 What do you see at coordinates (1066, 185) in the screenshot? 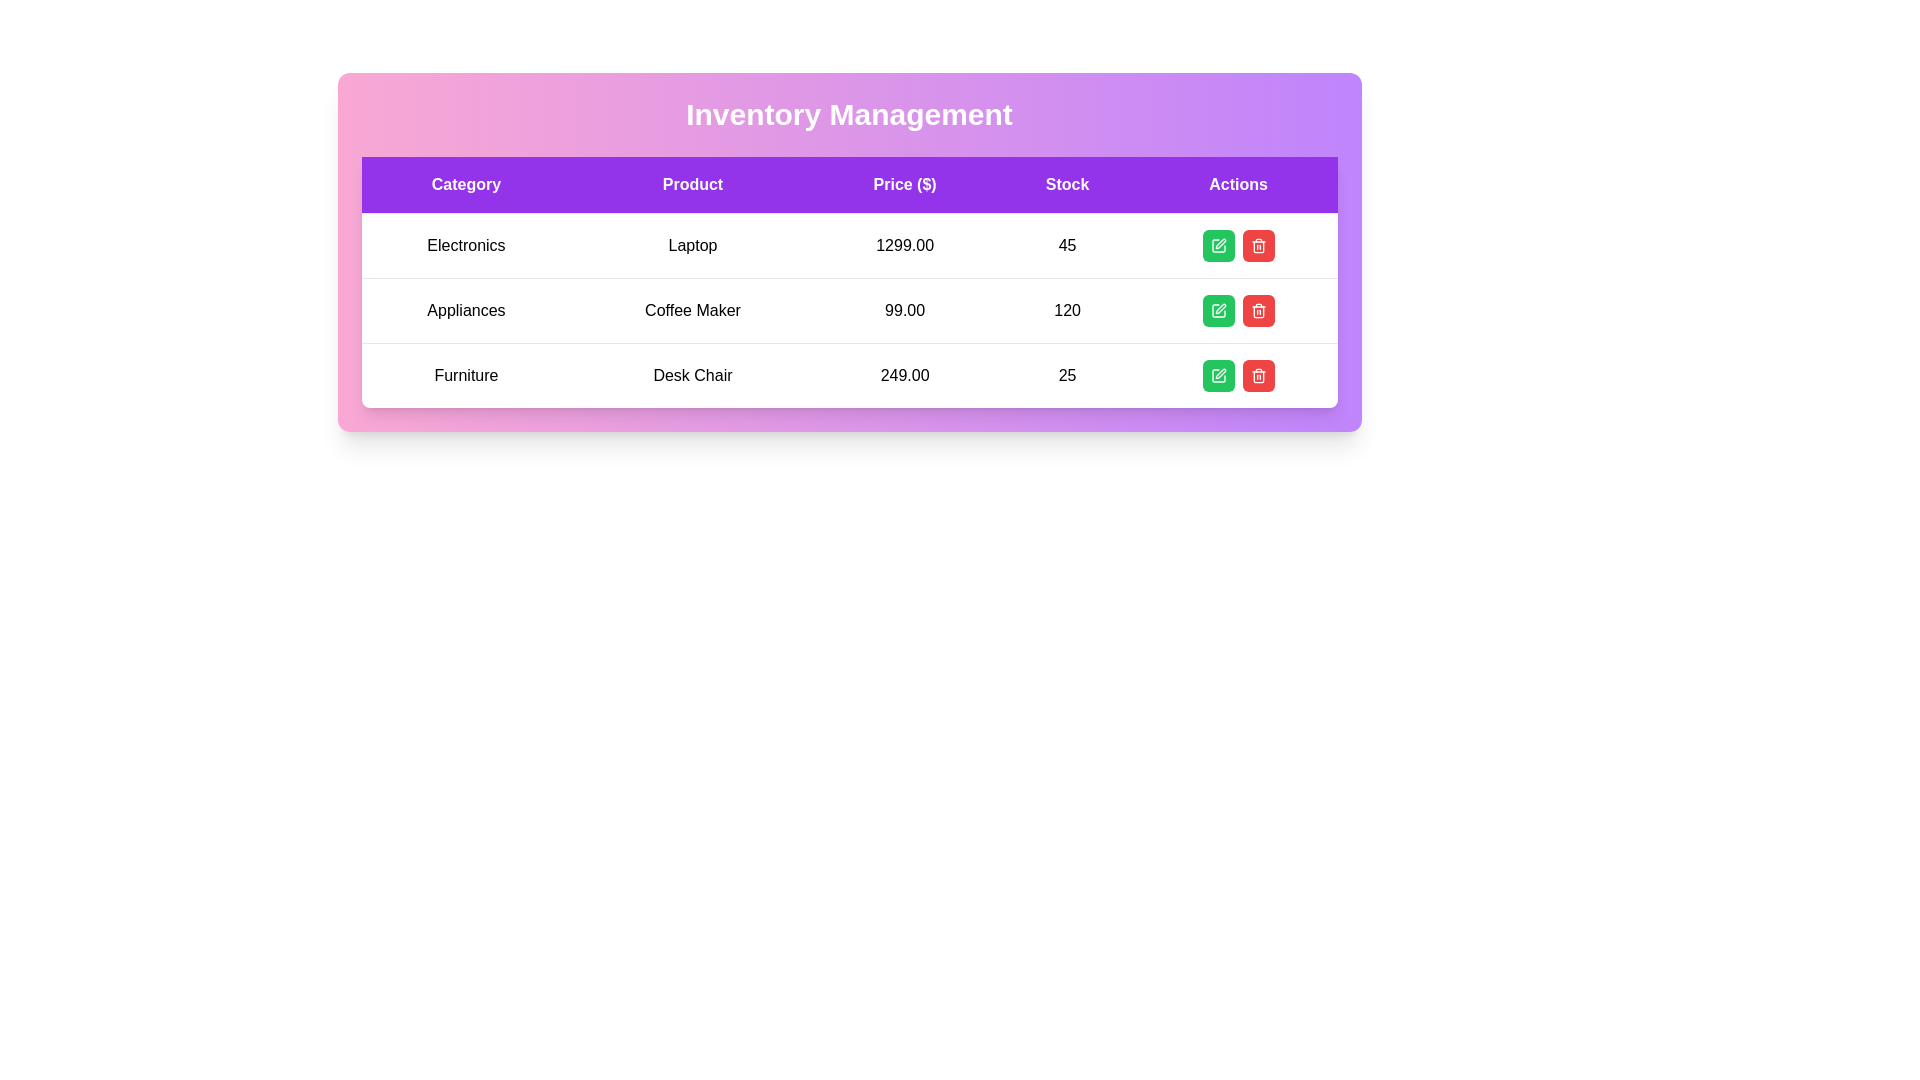
I see `the Table Header Cell labeled 'Stock', which is positioned fourth among its siblings between 'Price ($)' and 'Actions'` at bounding box center [1066, 185].